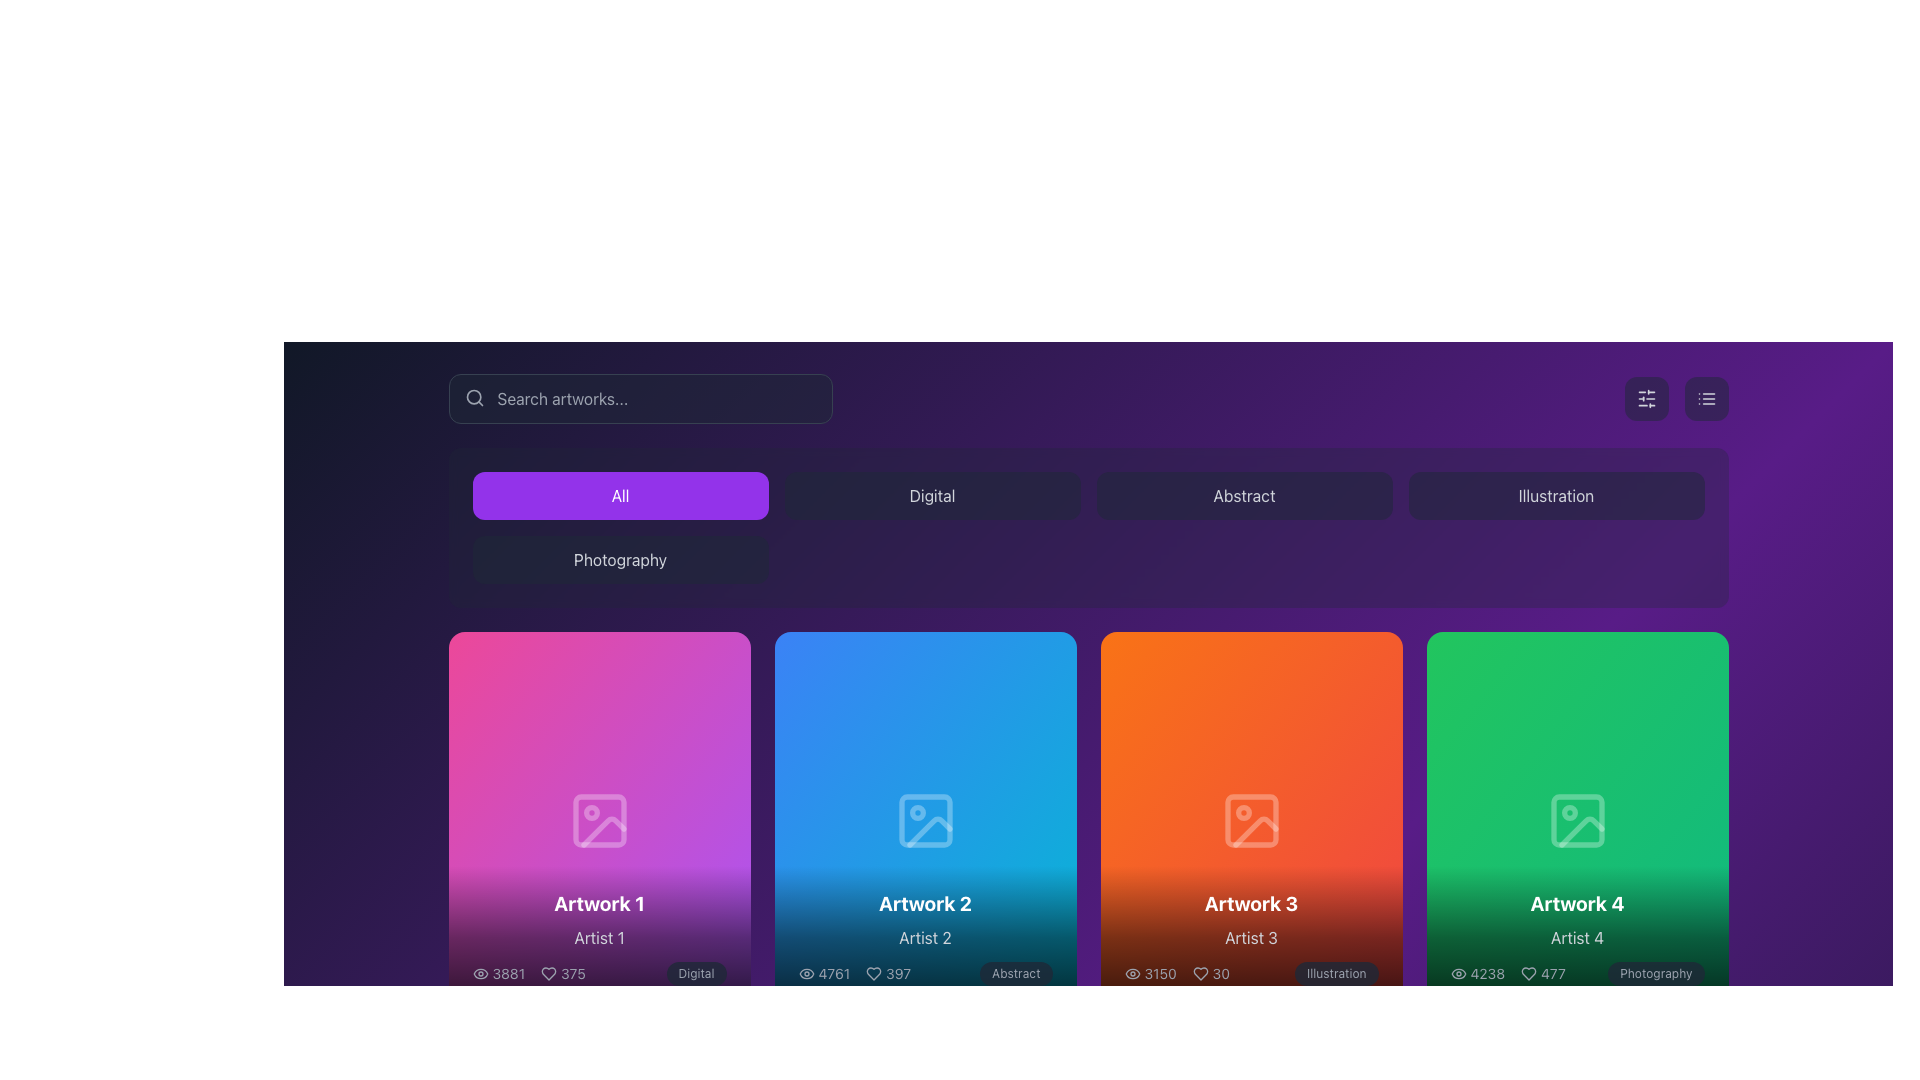 The width and height of the screenshot is (1920, 1080). I want to click on outer elliptical outline of the eye icon located within the third card (Artwork 3) in the grid layout by using the developer tools, so click(1132, 972).